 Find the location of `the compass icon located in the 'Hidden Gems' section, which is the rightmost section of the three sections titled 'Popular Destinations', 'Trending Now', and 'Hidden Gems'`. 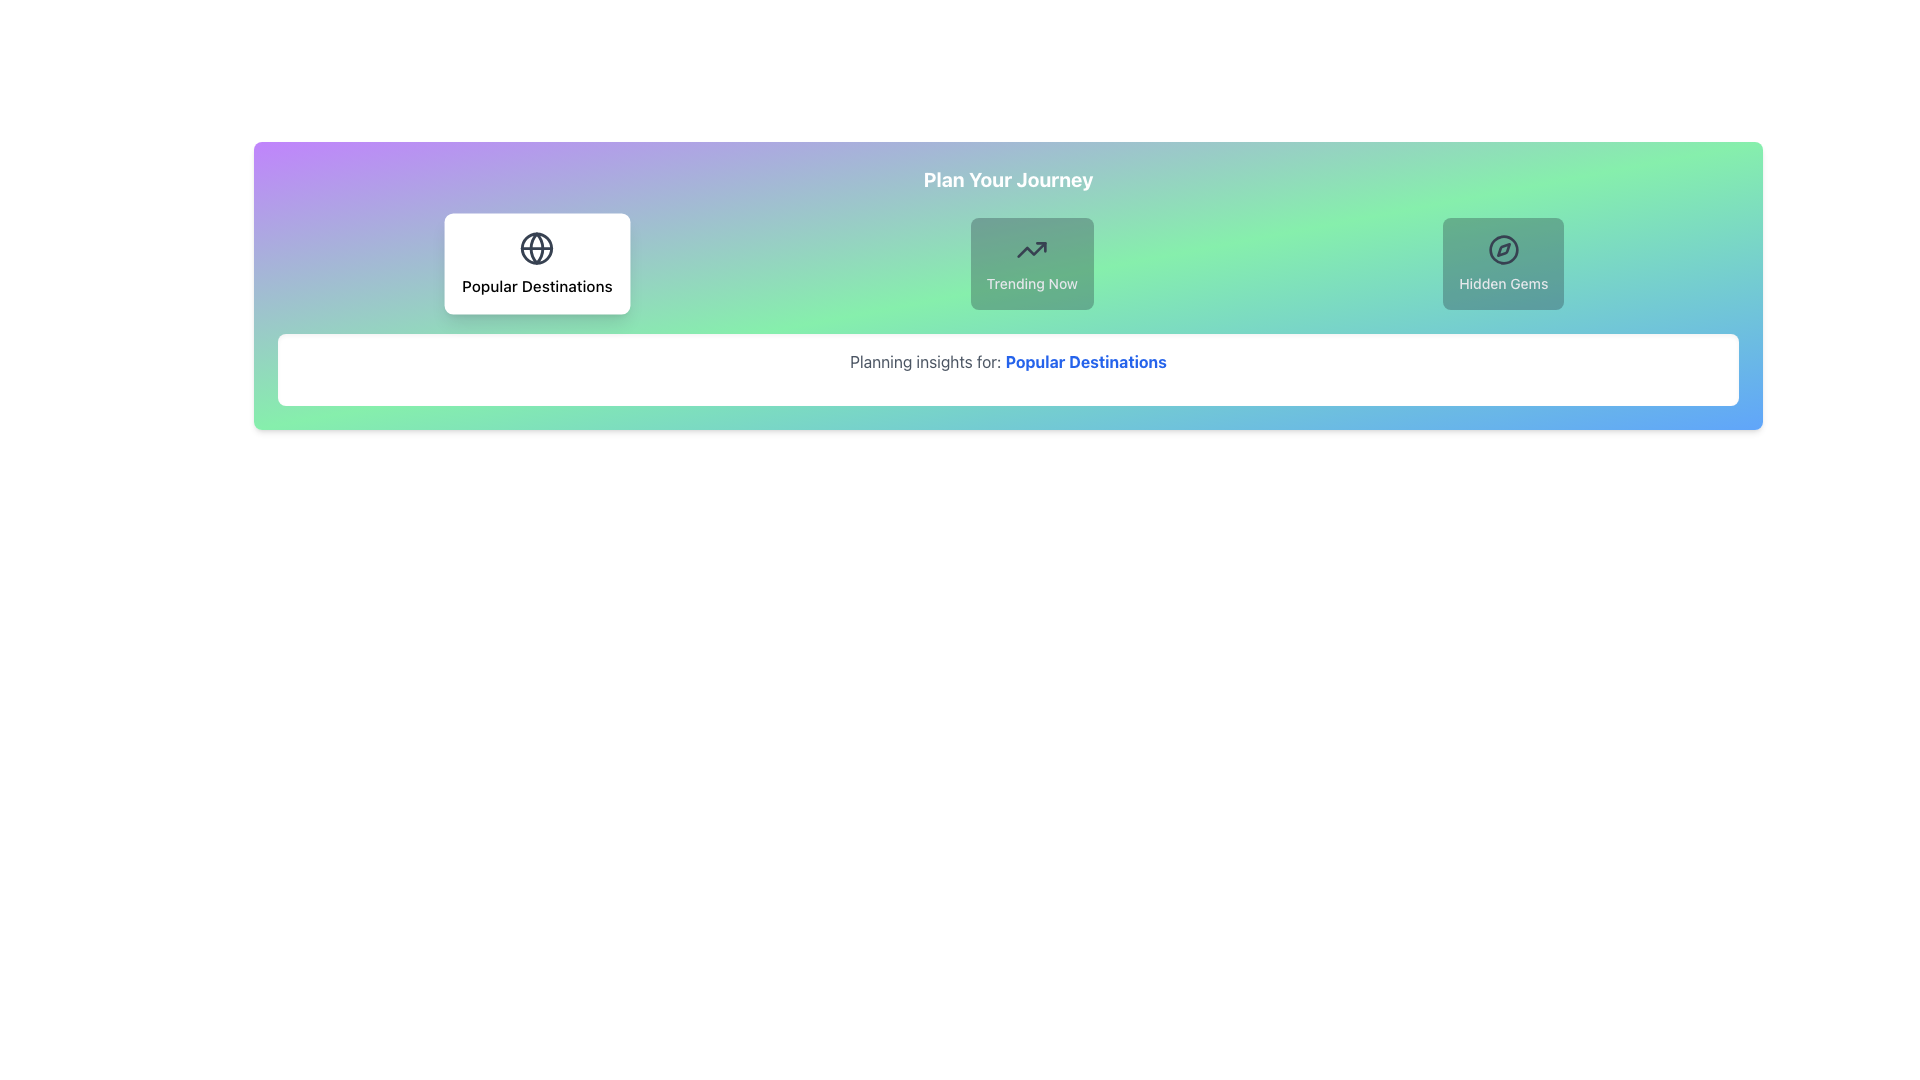

the compass icon located in the 'Hidden Gems' section, which is the rightmost section of the three sections titled 'Popular Destinations', 'Trending Now', and 'Hidden Gems' is located at coordinates (1503, 249).